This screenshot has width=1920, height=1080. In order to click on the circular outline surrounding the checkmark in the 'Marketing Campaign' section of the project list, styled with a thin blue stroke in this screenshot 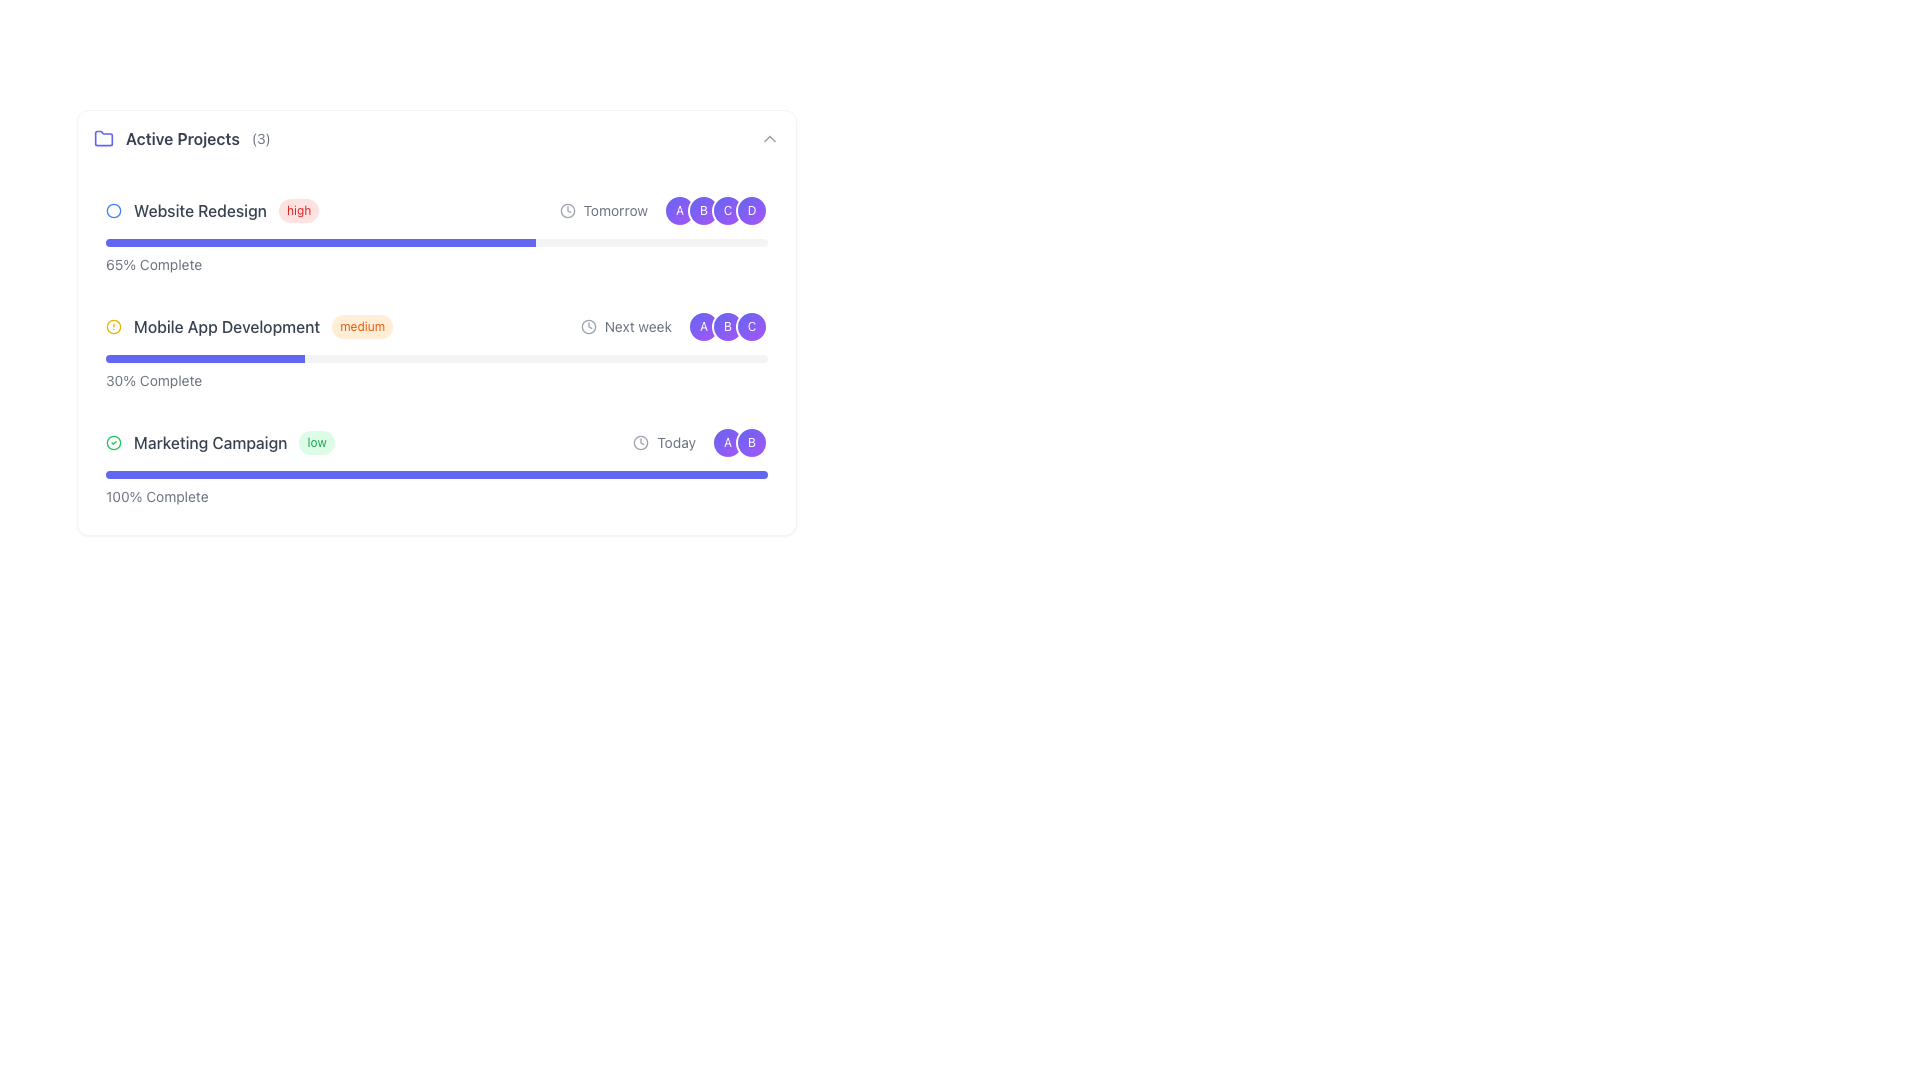, I will do `click(113, 211)`.